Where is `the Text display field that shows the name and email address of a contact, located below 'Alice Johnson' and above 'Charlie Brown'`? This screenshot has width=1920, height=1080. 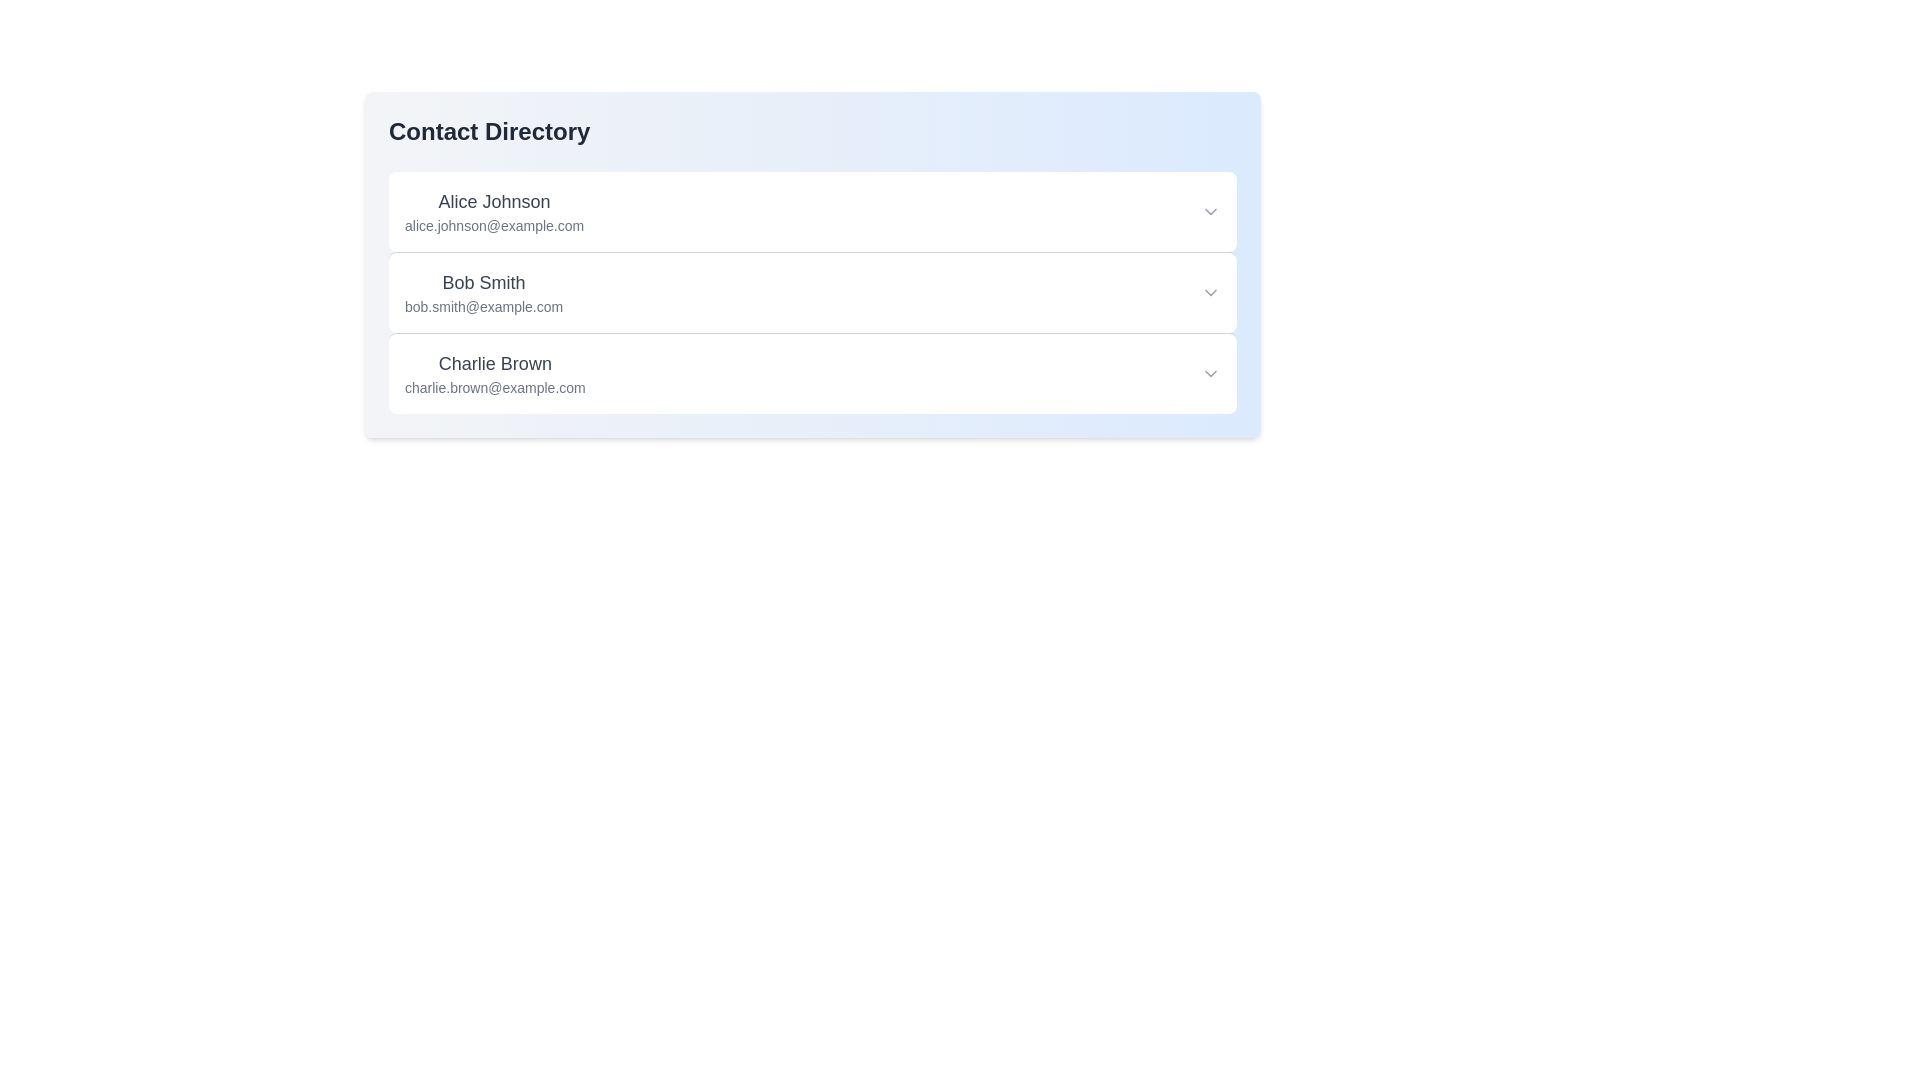
the Text display field that shows the name and email address of a contact, located below 'Alice Johnson' and above 'Charlie Brown' is located at coordinates (484, 293).